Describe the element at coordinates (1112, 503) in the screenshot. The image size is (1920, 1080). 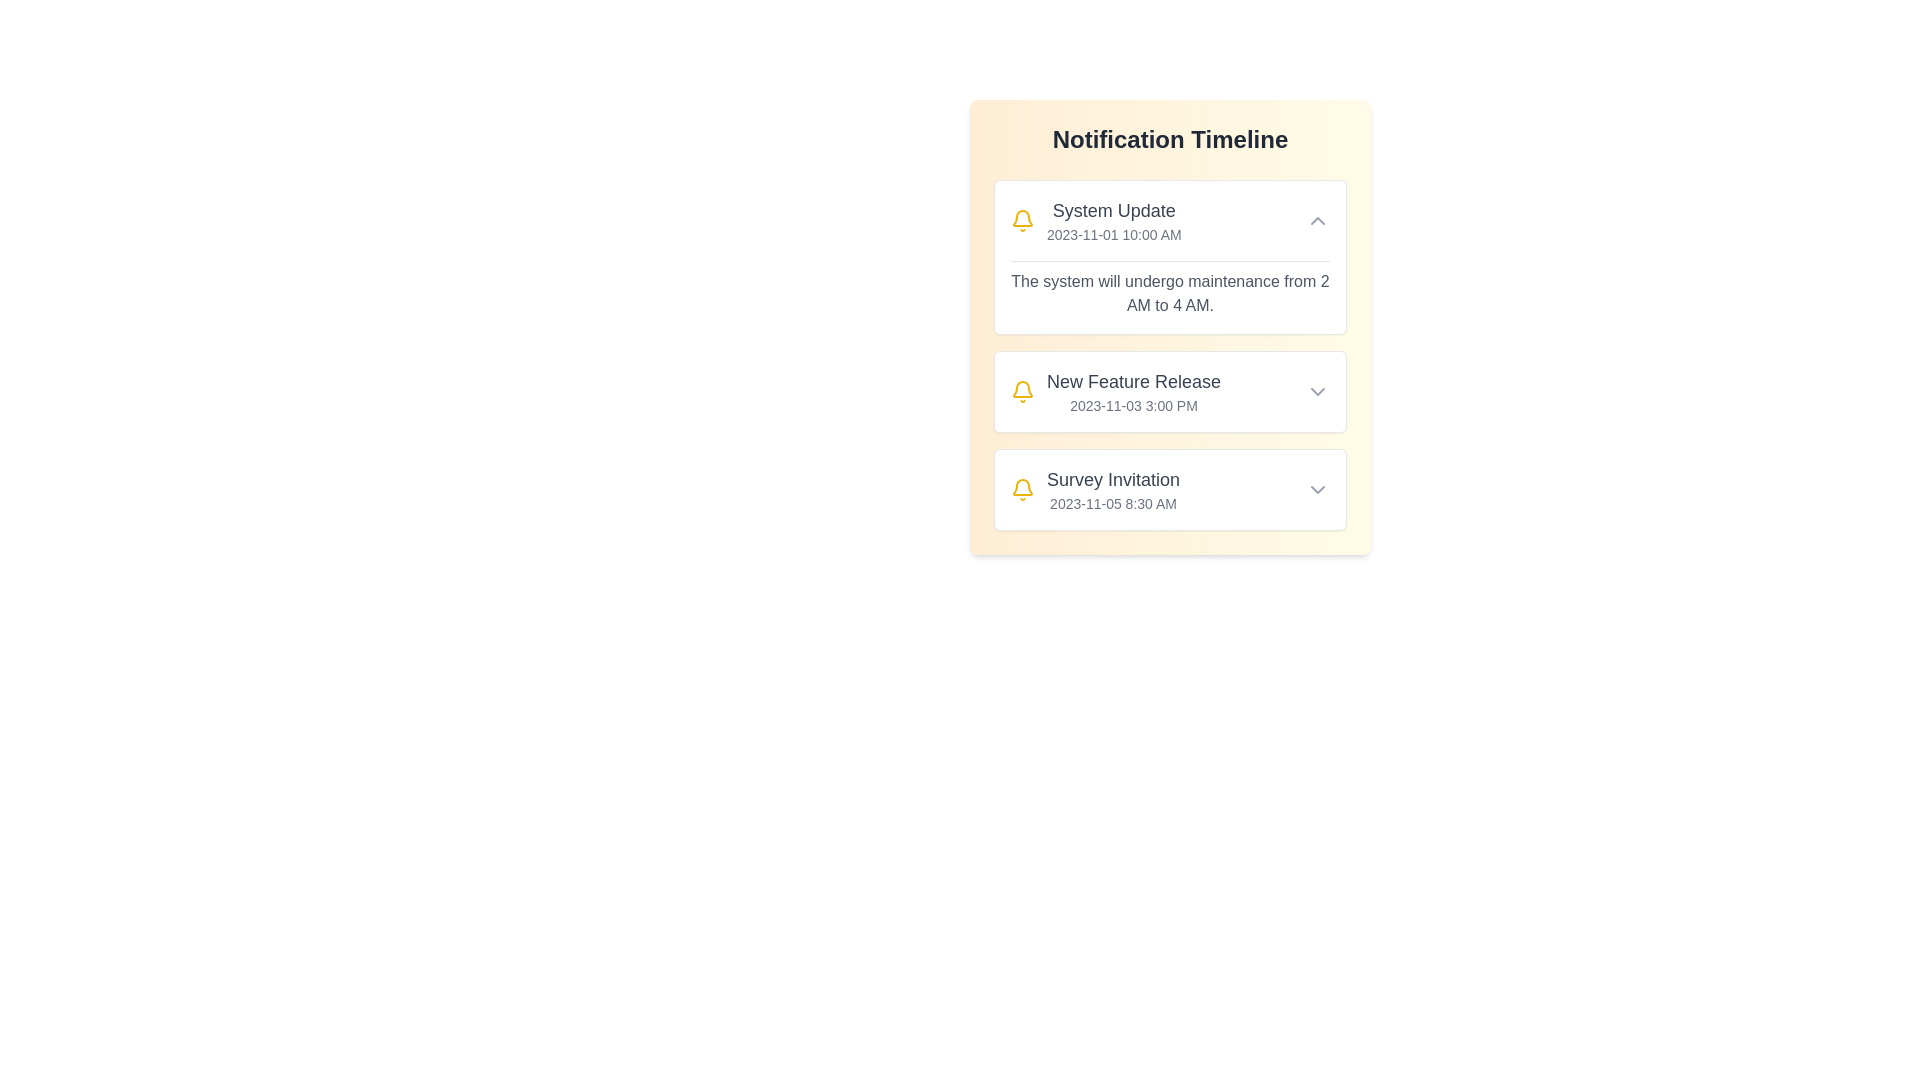
I see `the small text label displaying the date and time '2023-11-05 8:30 AM' located in the right bottom segment of the 'Survey Invitation' card` at that location.